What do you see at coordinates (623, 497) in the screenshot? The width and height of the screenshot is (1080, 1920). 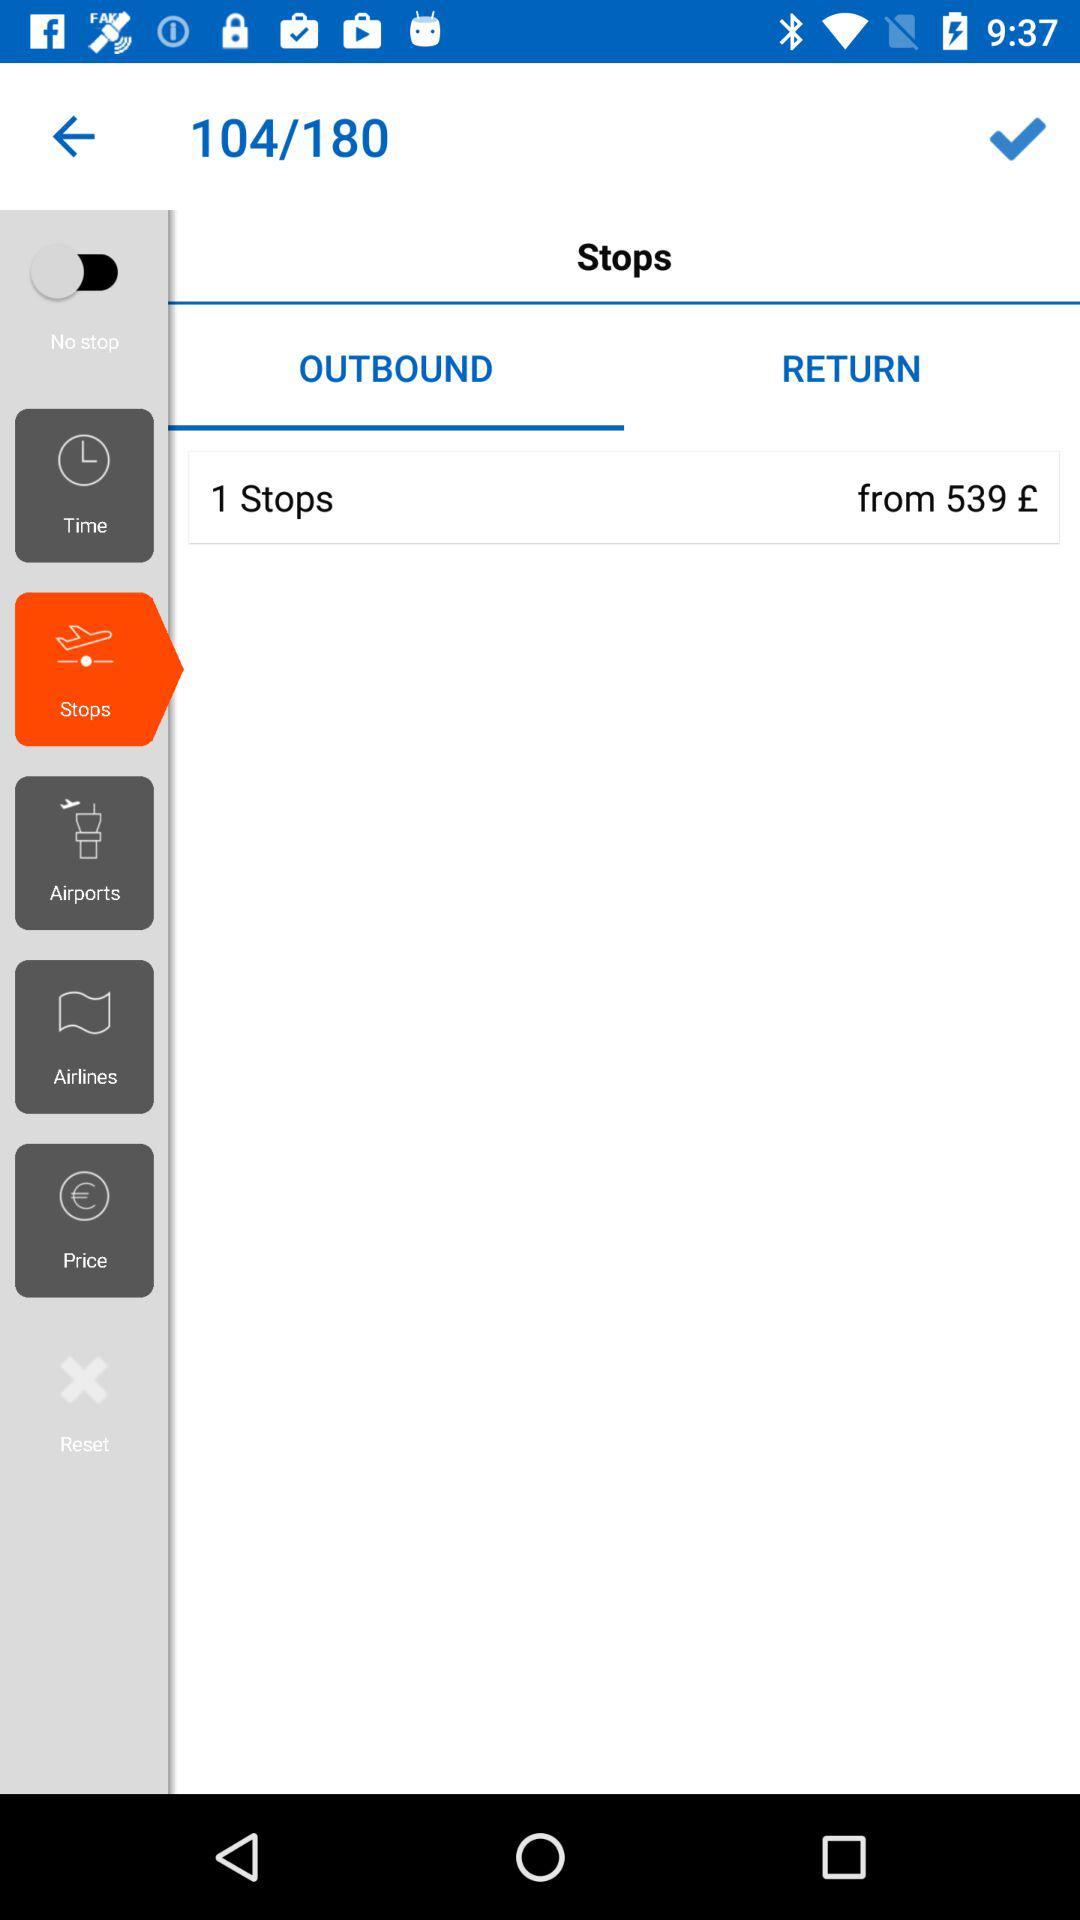 I see `1 stops from 539 pounds which is after time on the page` at bounding box center [623, 497].